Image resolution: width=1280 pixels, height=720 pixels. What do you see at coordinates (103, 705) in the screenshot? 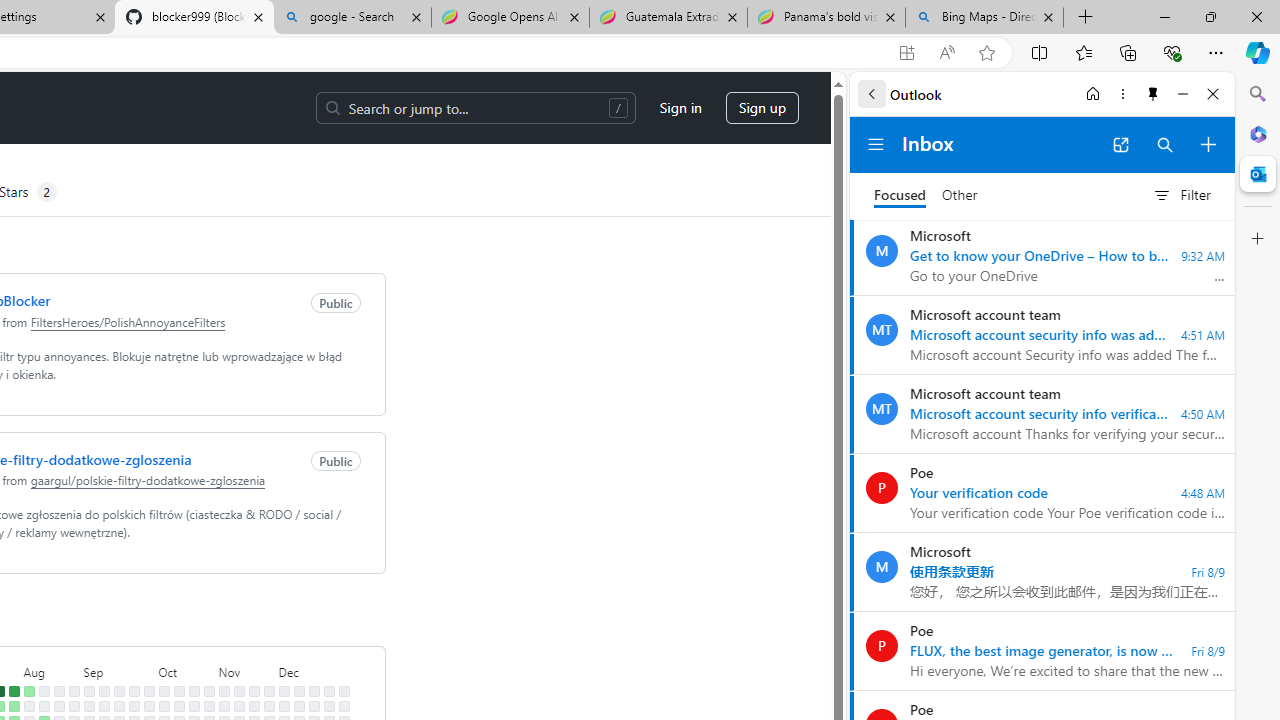
I see `'No contributions on September 9th.'` at bounding box center [103, 705].